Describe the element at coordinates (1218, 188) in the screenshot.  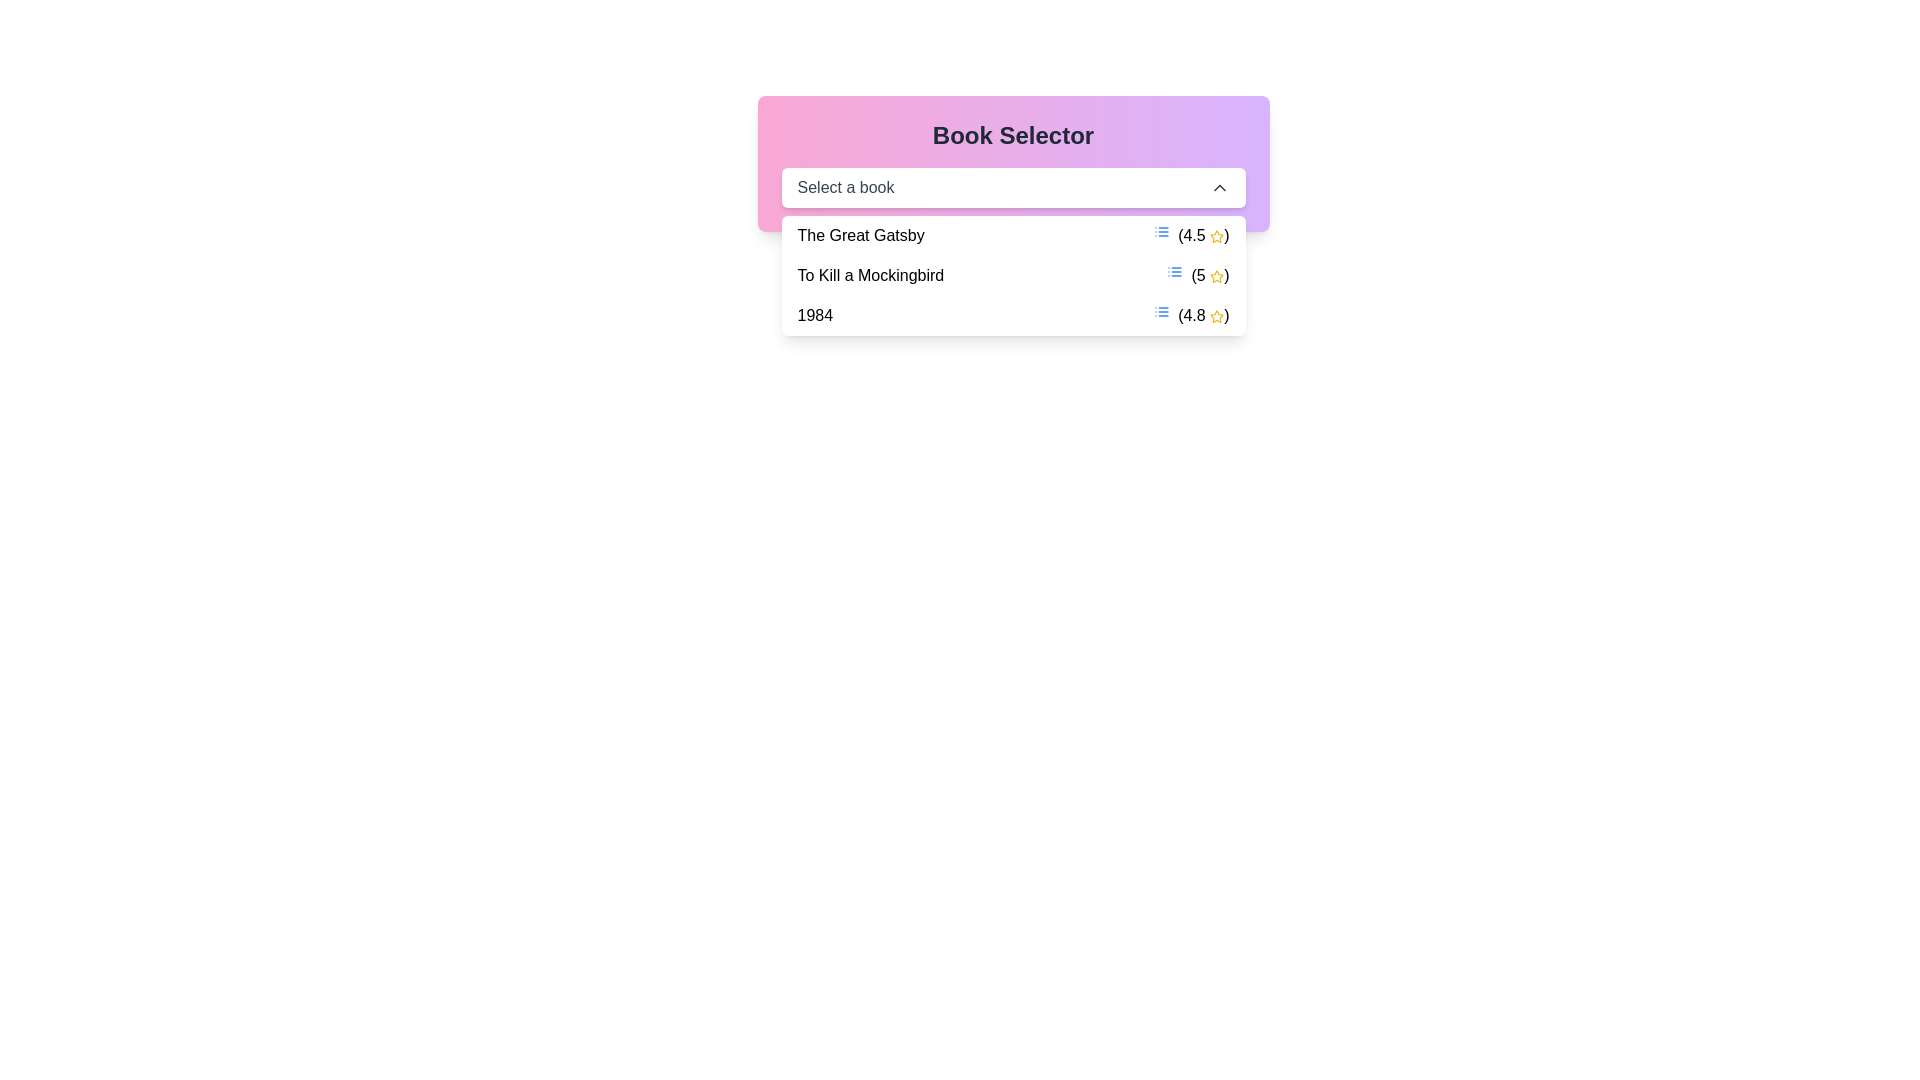
I see `the chevron indicator icon button` at that location.